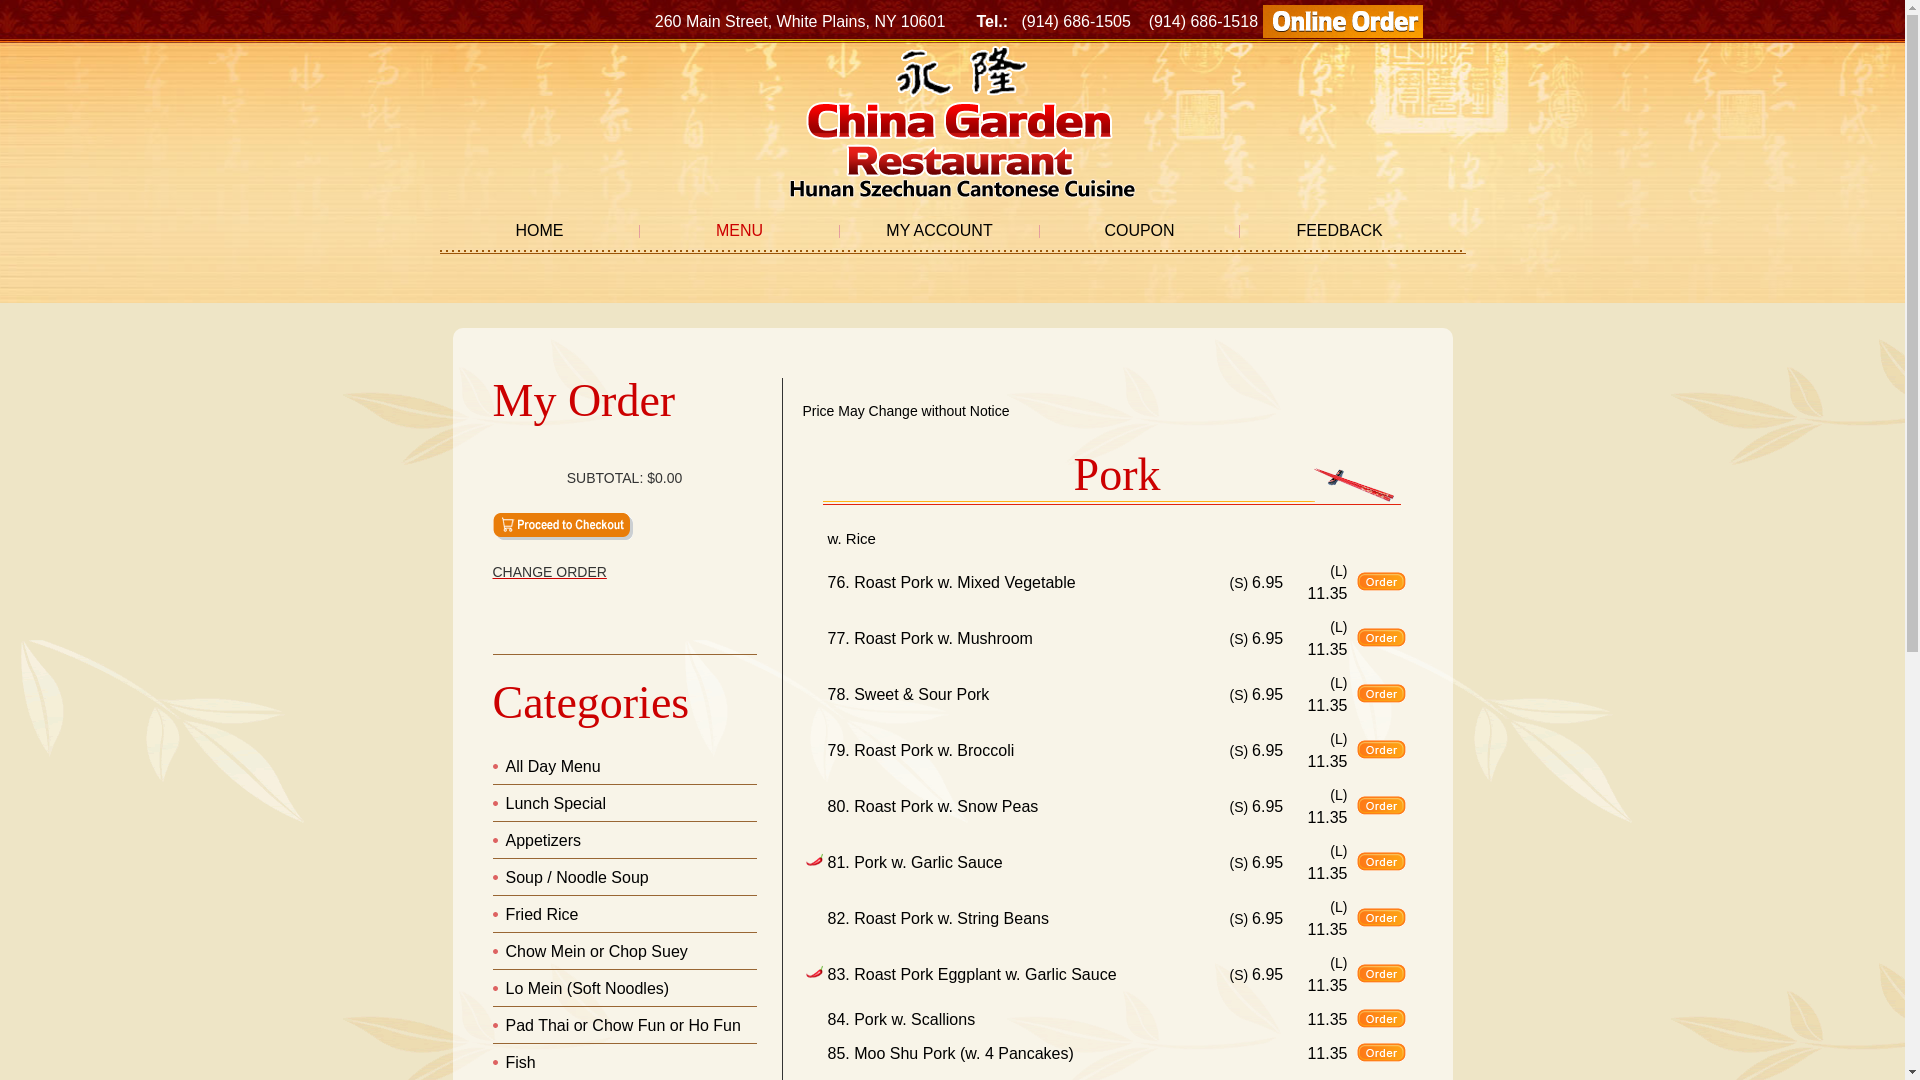 The height and width of the screenshot is (1080, 1920). I want to click on 'Appetizers', so click(505, 840).